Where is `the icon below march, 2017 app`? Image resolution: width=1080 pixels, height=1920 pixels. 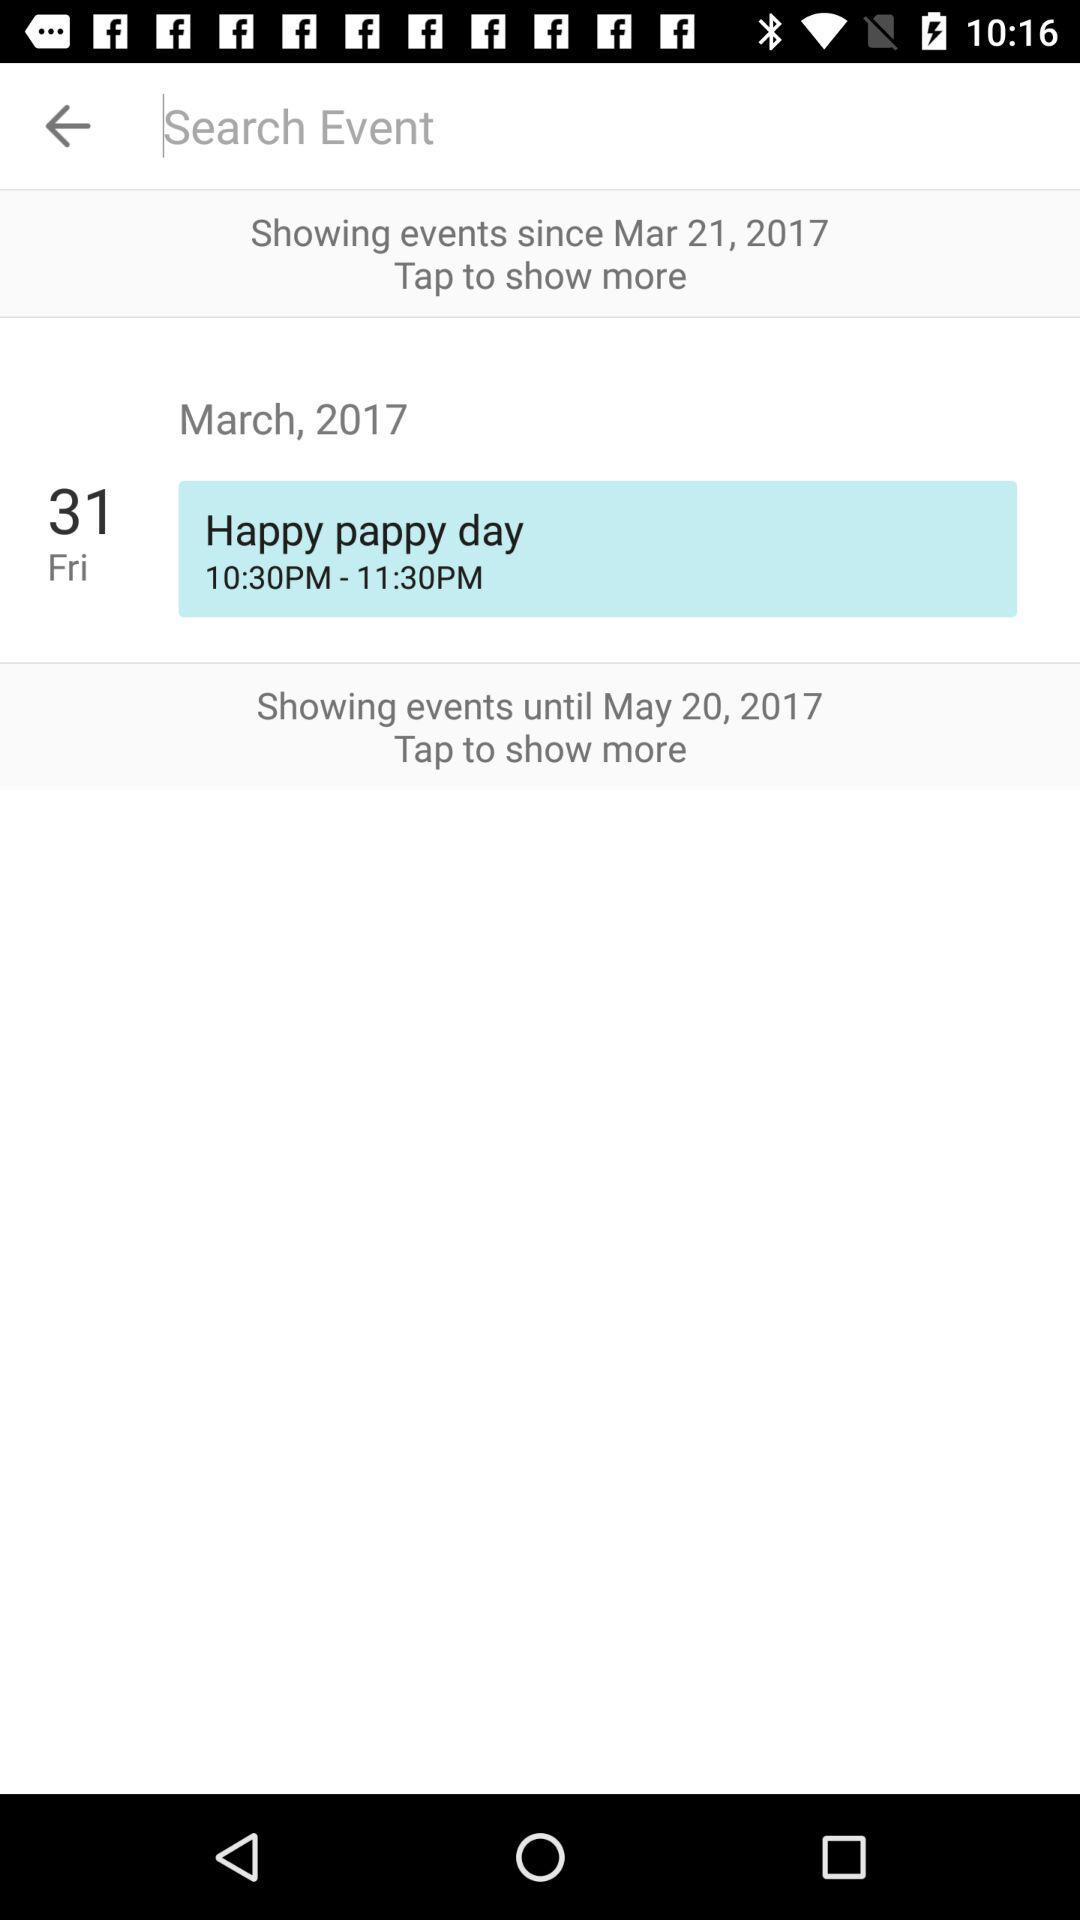
the icon below march, 2017 app is located at coordinates (112, 565).